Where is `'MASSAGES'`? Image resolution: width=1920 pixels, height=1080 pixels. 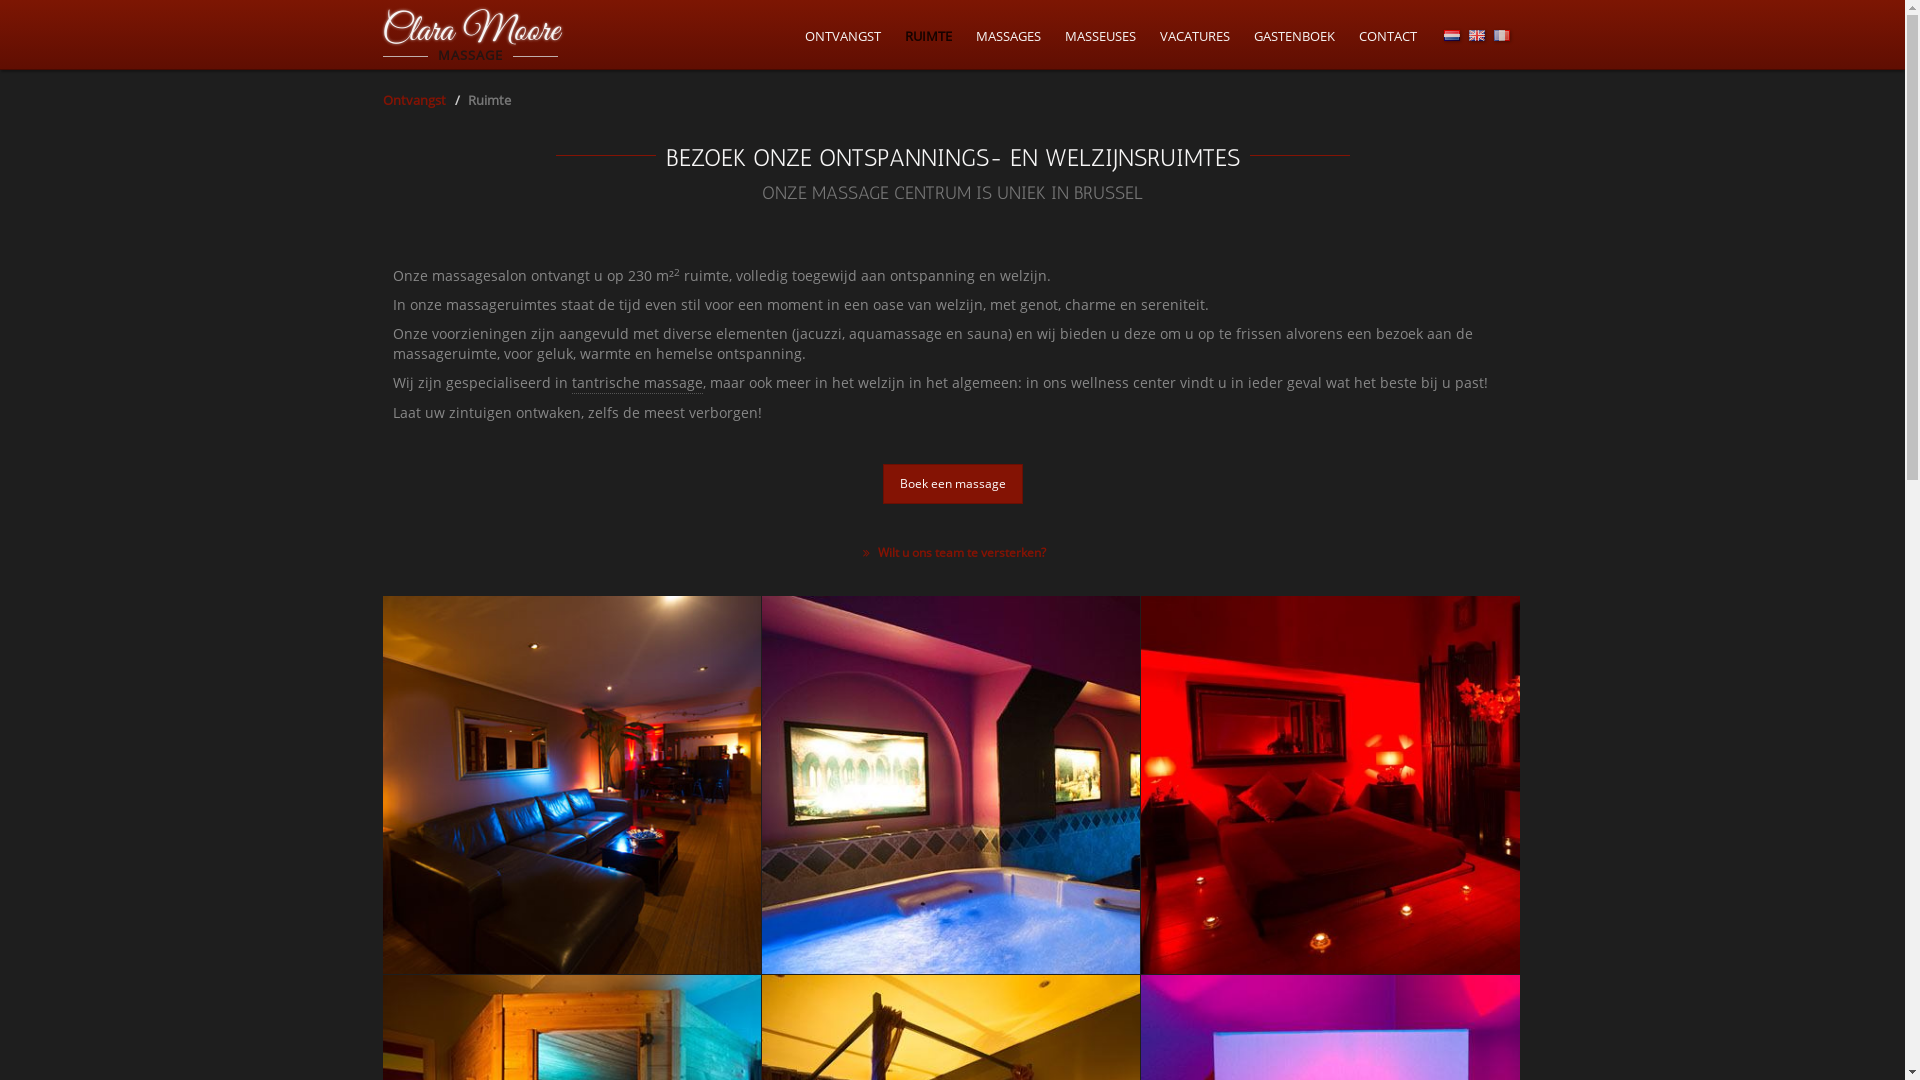 'MASSAGES' is located at coordinates (1008, 36).